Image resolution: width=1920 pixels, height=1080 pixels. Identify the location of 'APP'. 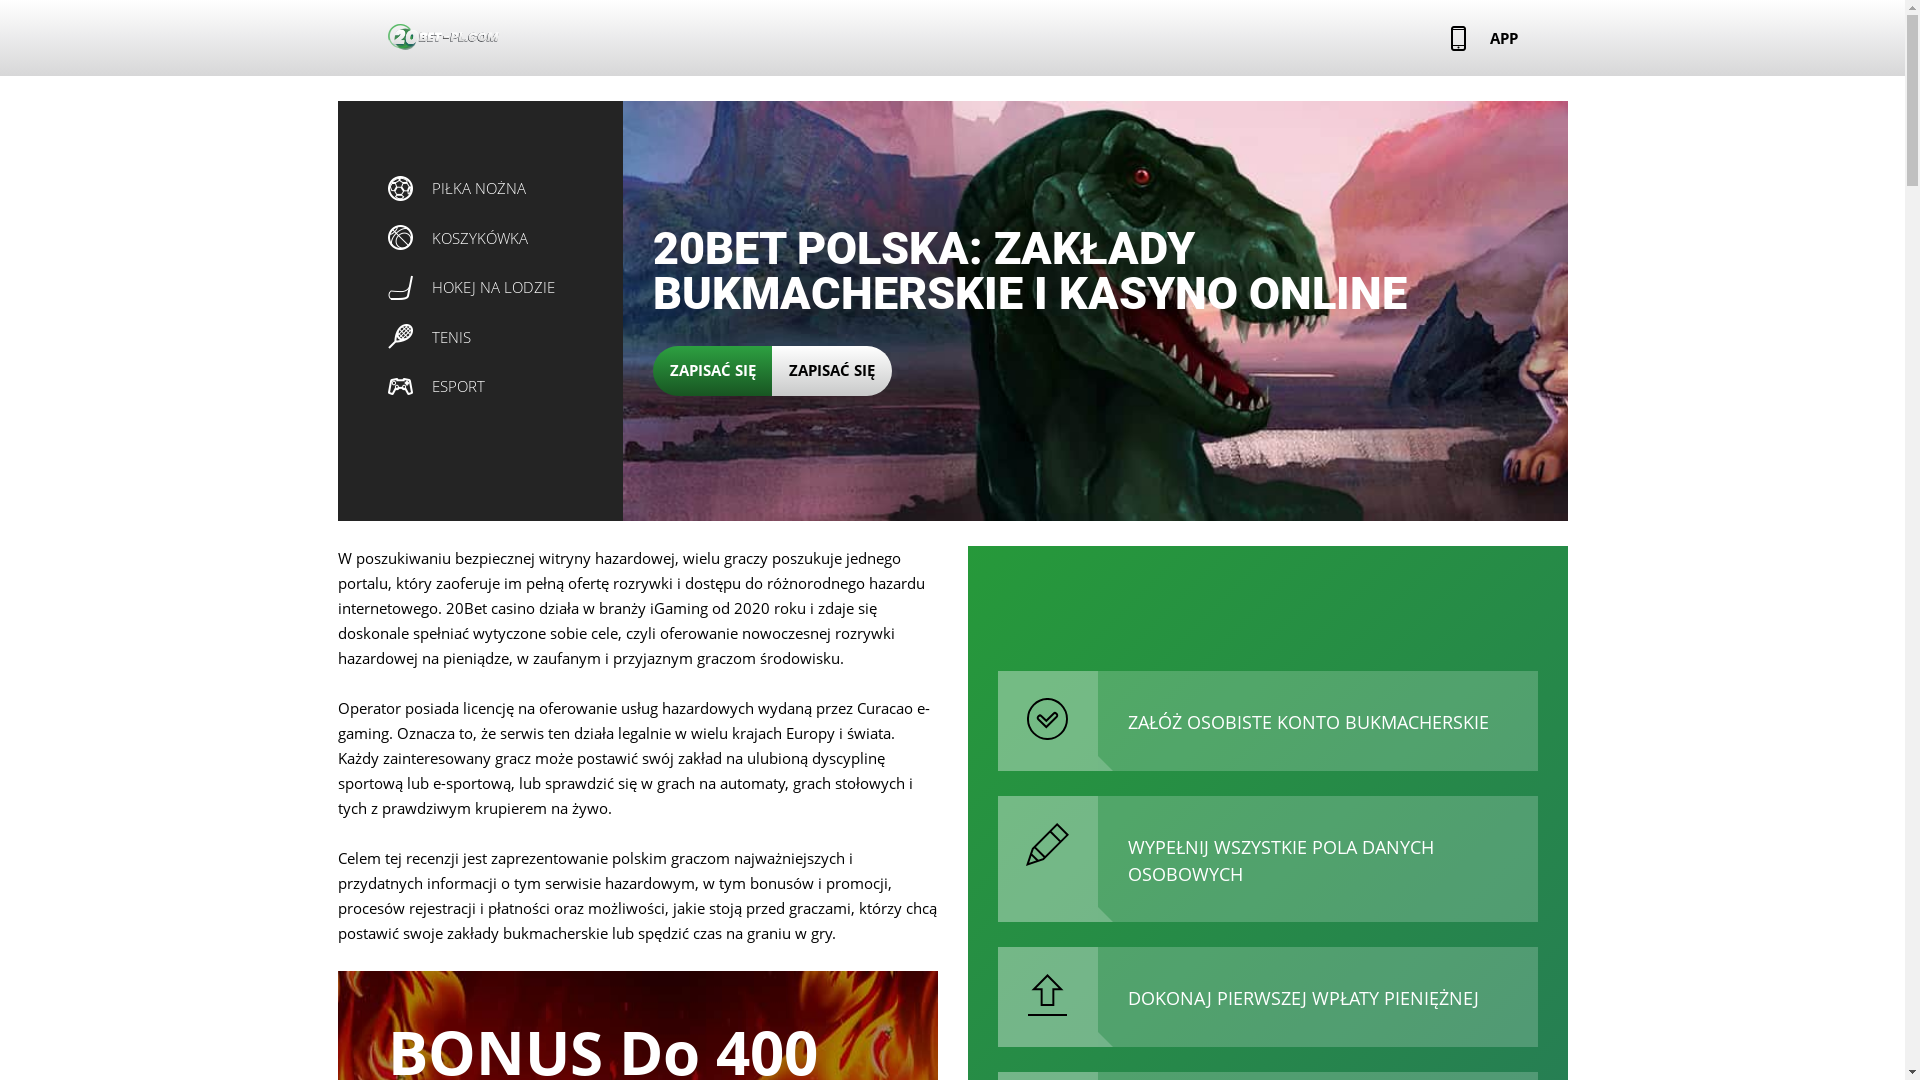
(1483, 37).